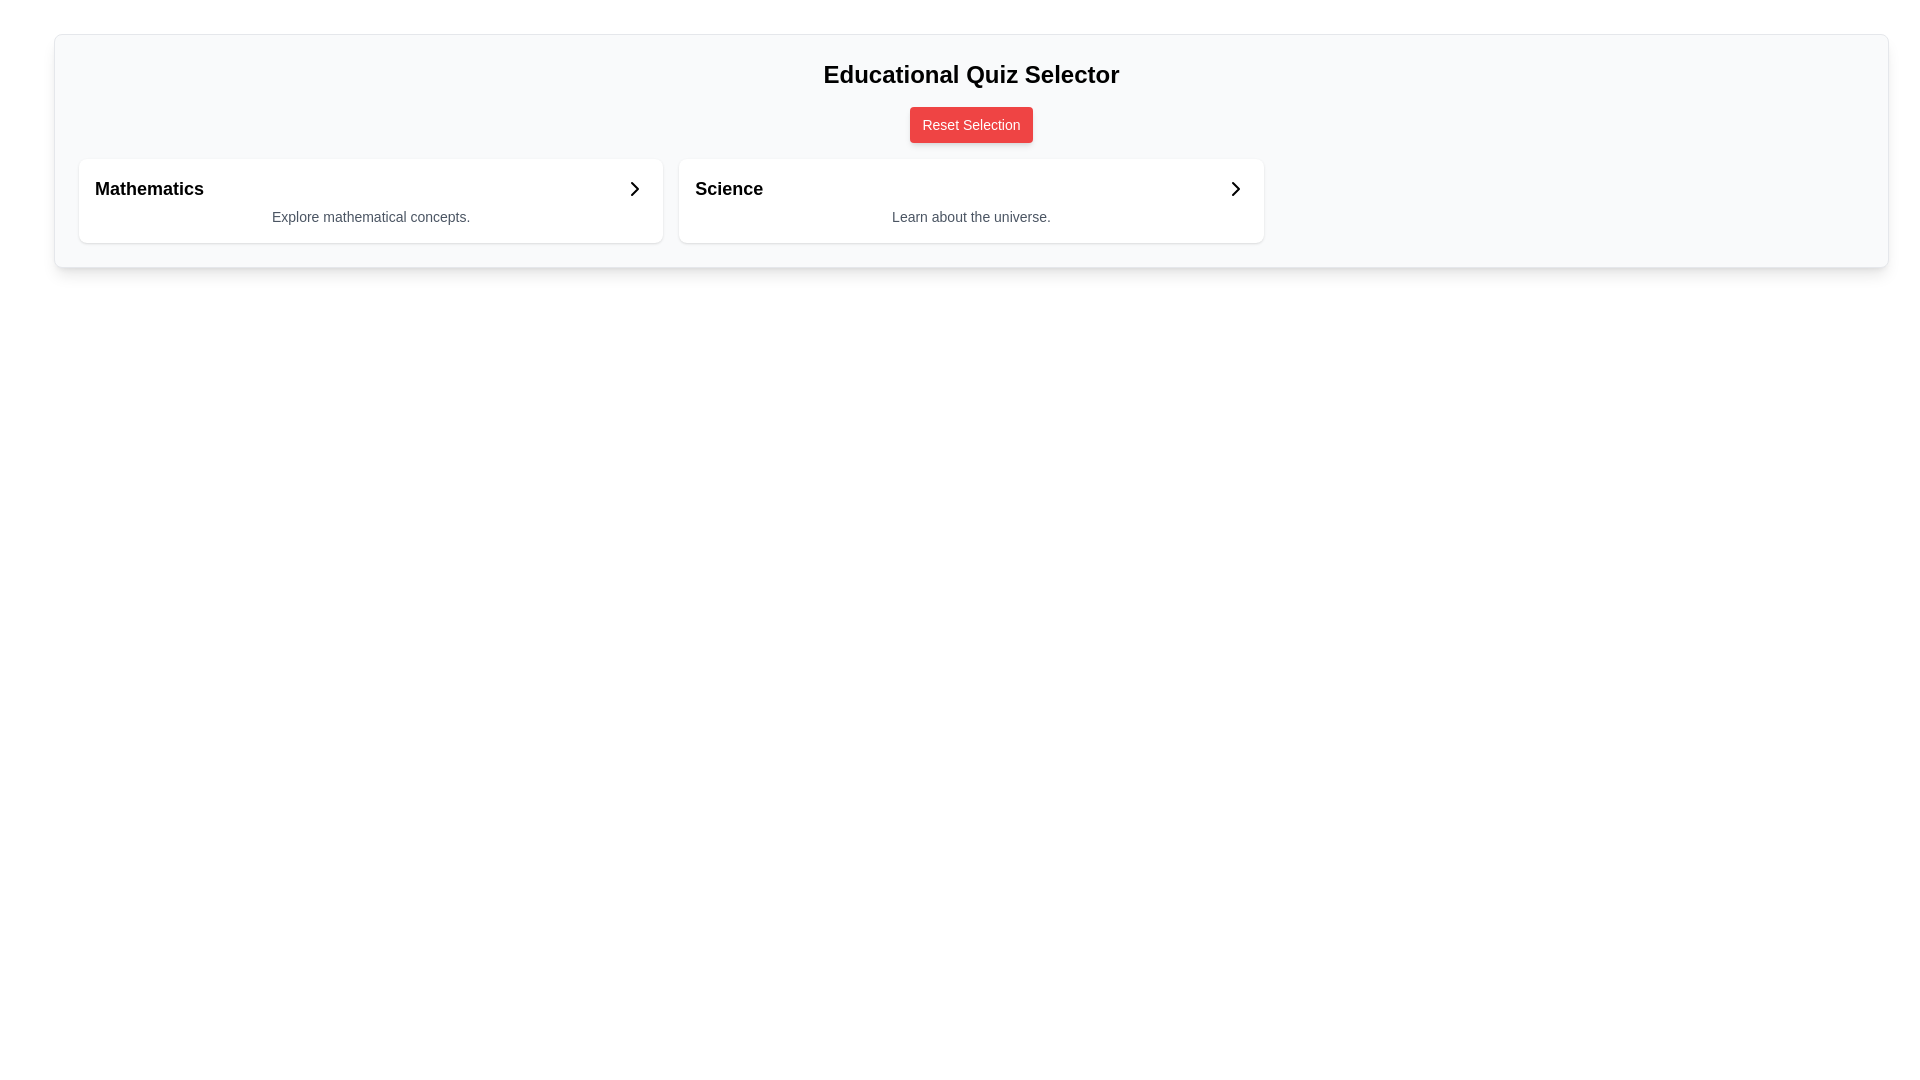 Image resolution: width=1920 pixels, height=1080 pixels. What do you see at coordinates (634, 189) in the screenshot?
I see `the navigation icon located at the right end of the 'Mathematics' button, which serves as a forward indicator for more information related to Mathematics` at bounding box center [634, 189].